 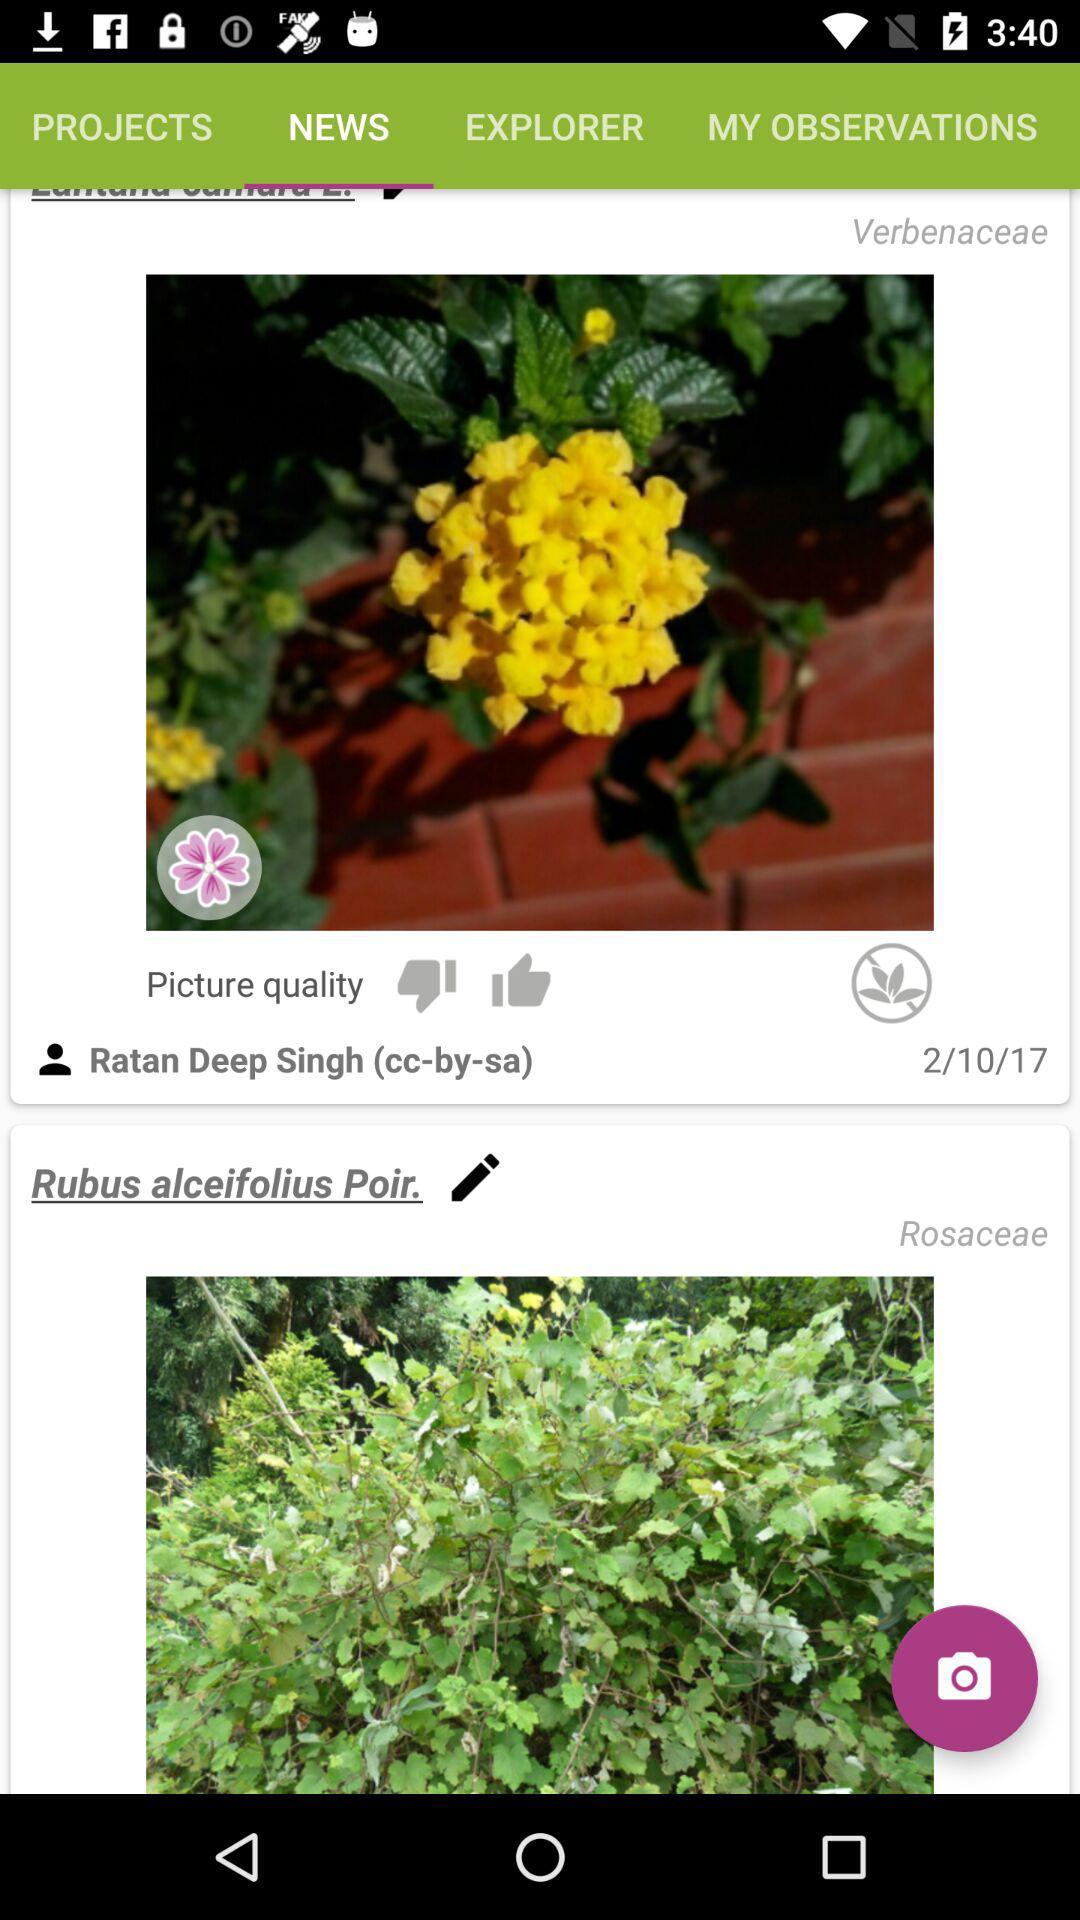 I want to click on the item above 2/10/17, so click(x=890, y=983).